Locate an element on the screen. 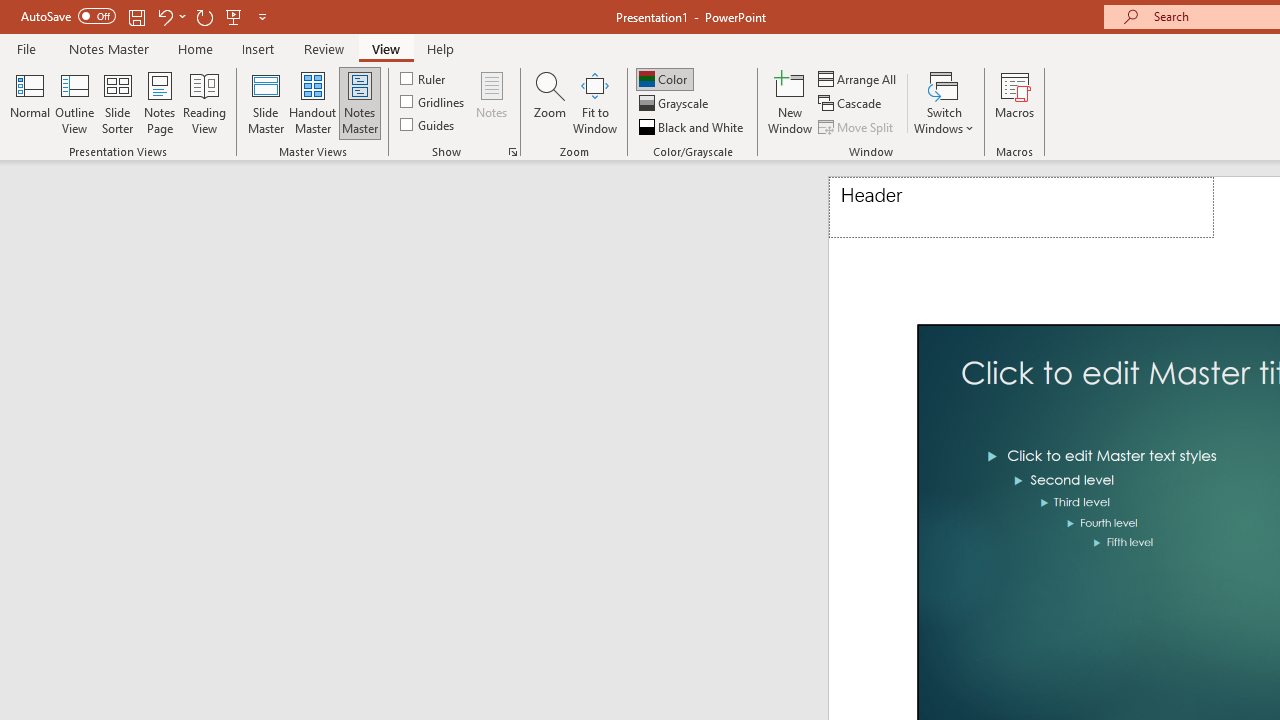  'Move Split' is located at coordinates (857, 127).